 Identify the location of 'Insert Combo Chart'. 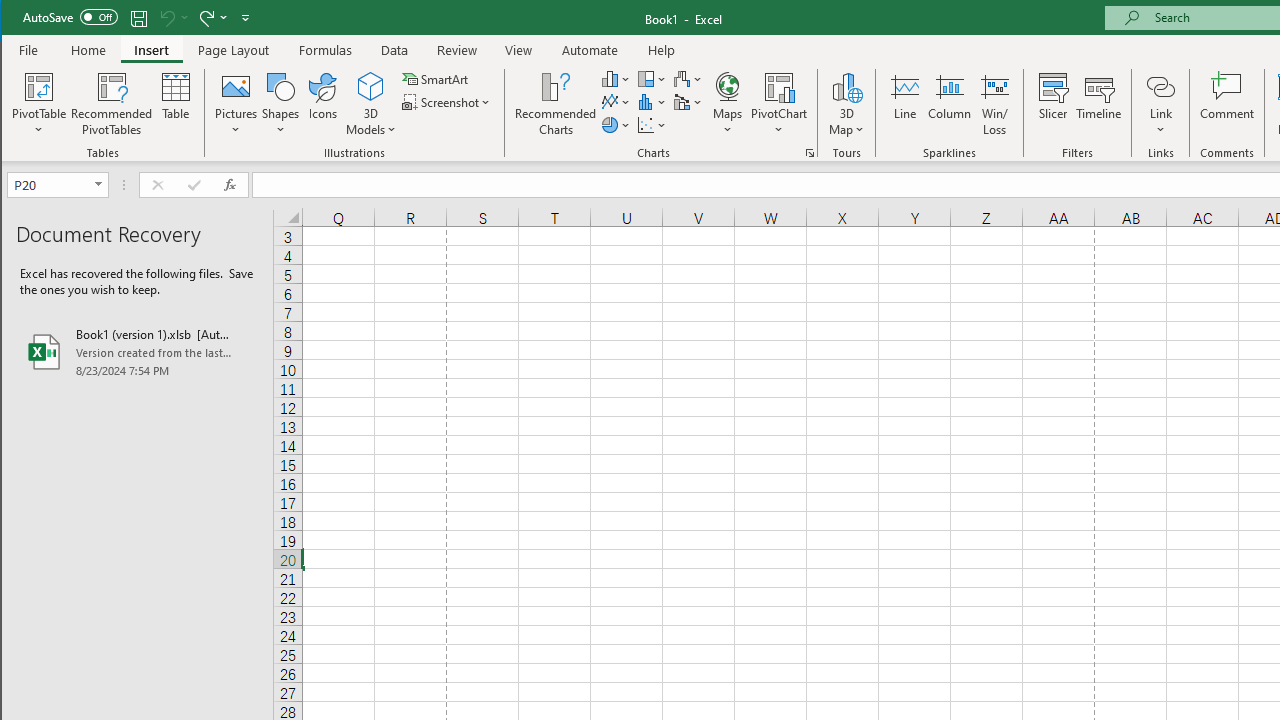
(688, 102).